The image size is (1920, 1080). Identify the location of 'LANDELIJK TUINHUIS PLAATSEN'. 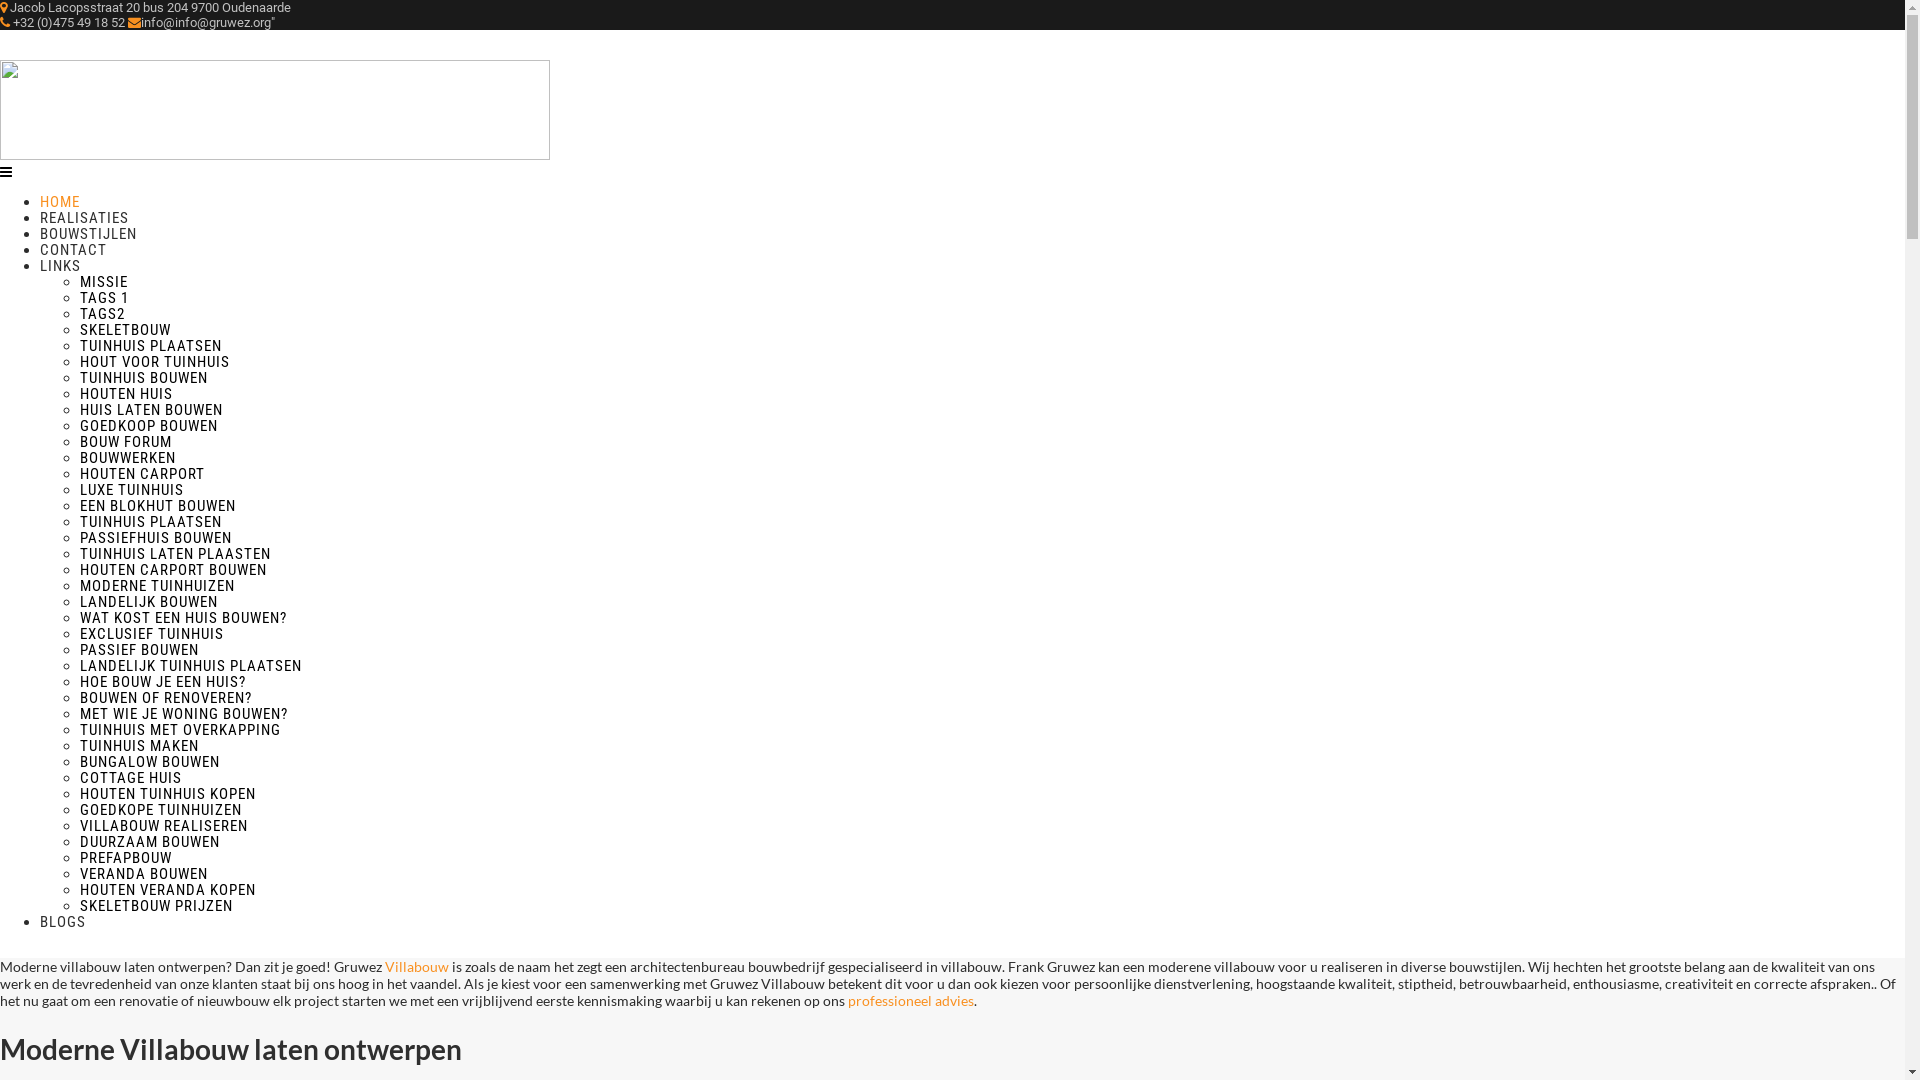
(191, 666).